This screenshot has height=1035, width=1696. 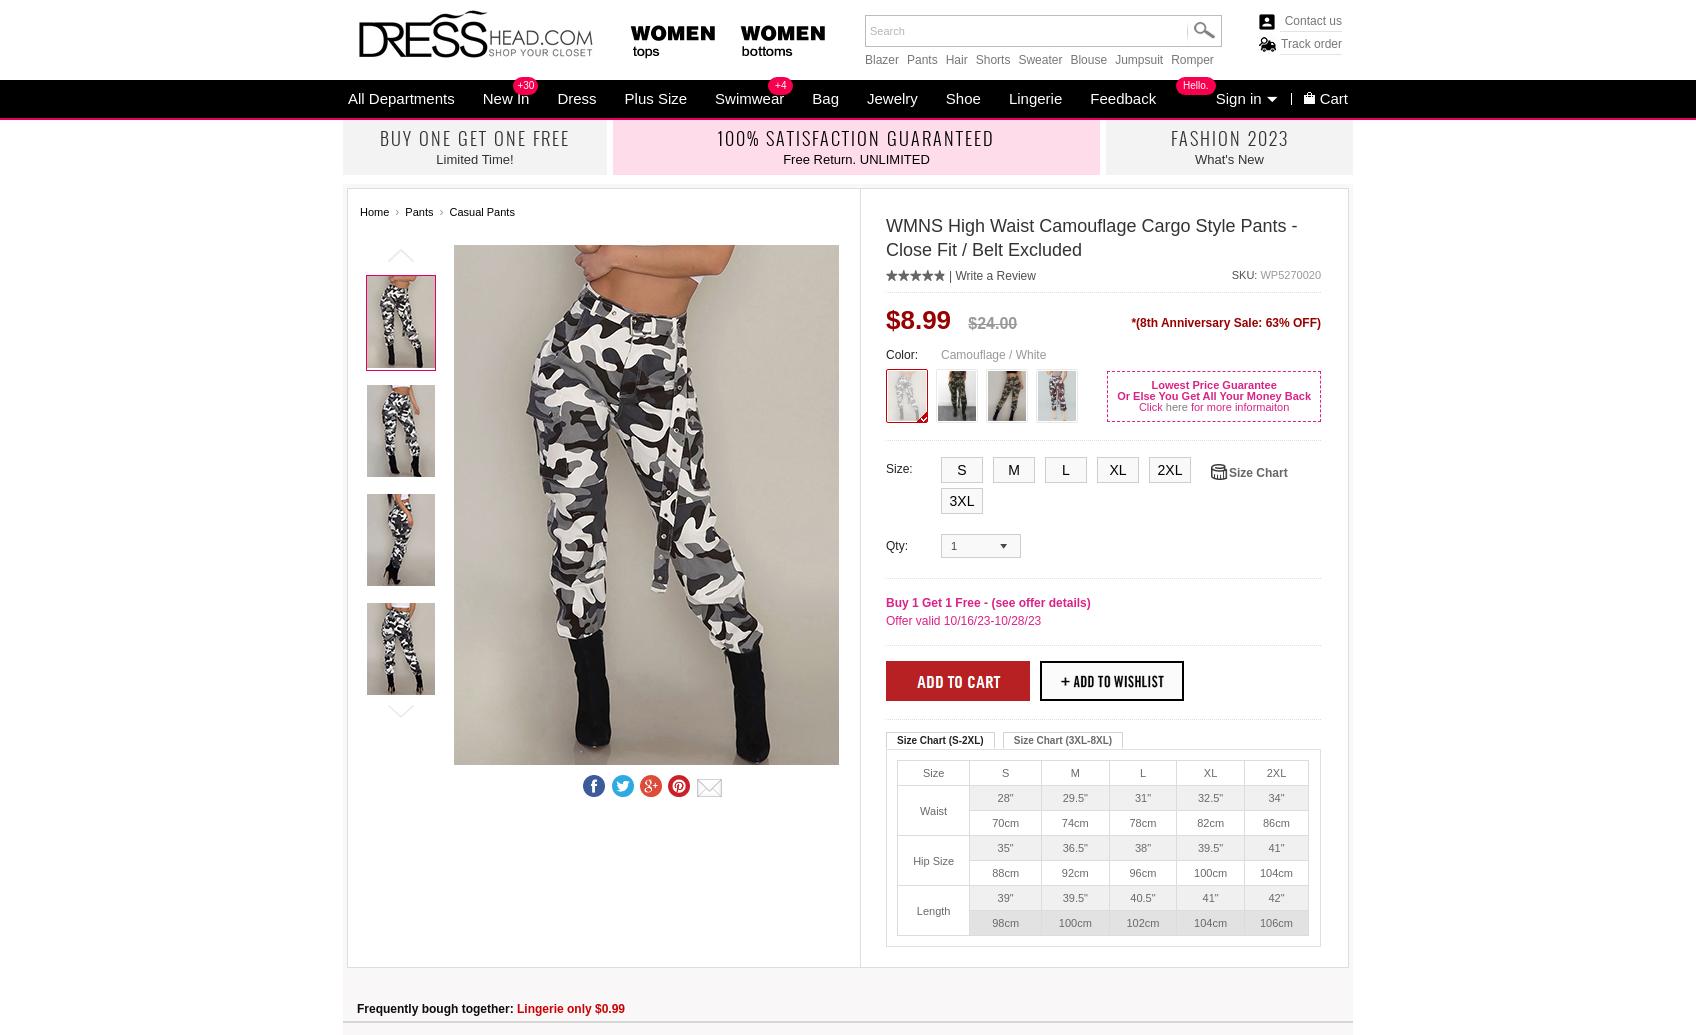 I want to click on '32.5"', so click(x=1208, y=796).